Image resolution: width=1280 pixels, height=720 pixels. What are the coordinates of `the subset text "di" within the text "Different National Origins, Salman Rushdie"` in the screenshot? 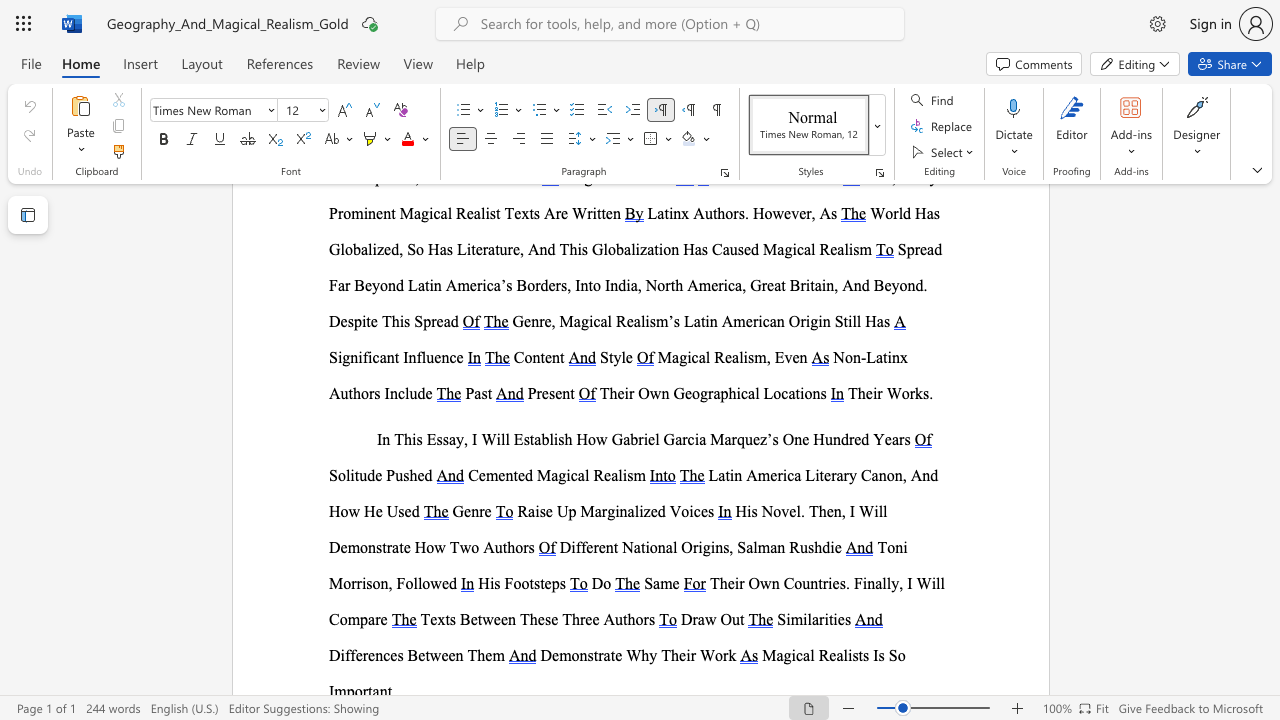 It's located at (822, 547).